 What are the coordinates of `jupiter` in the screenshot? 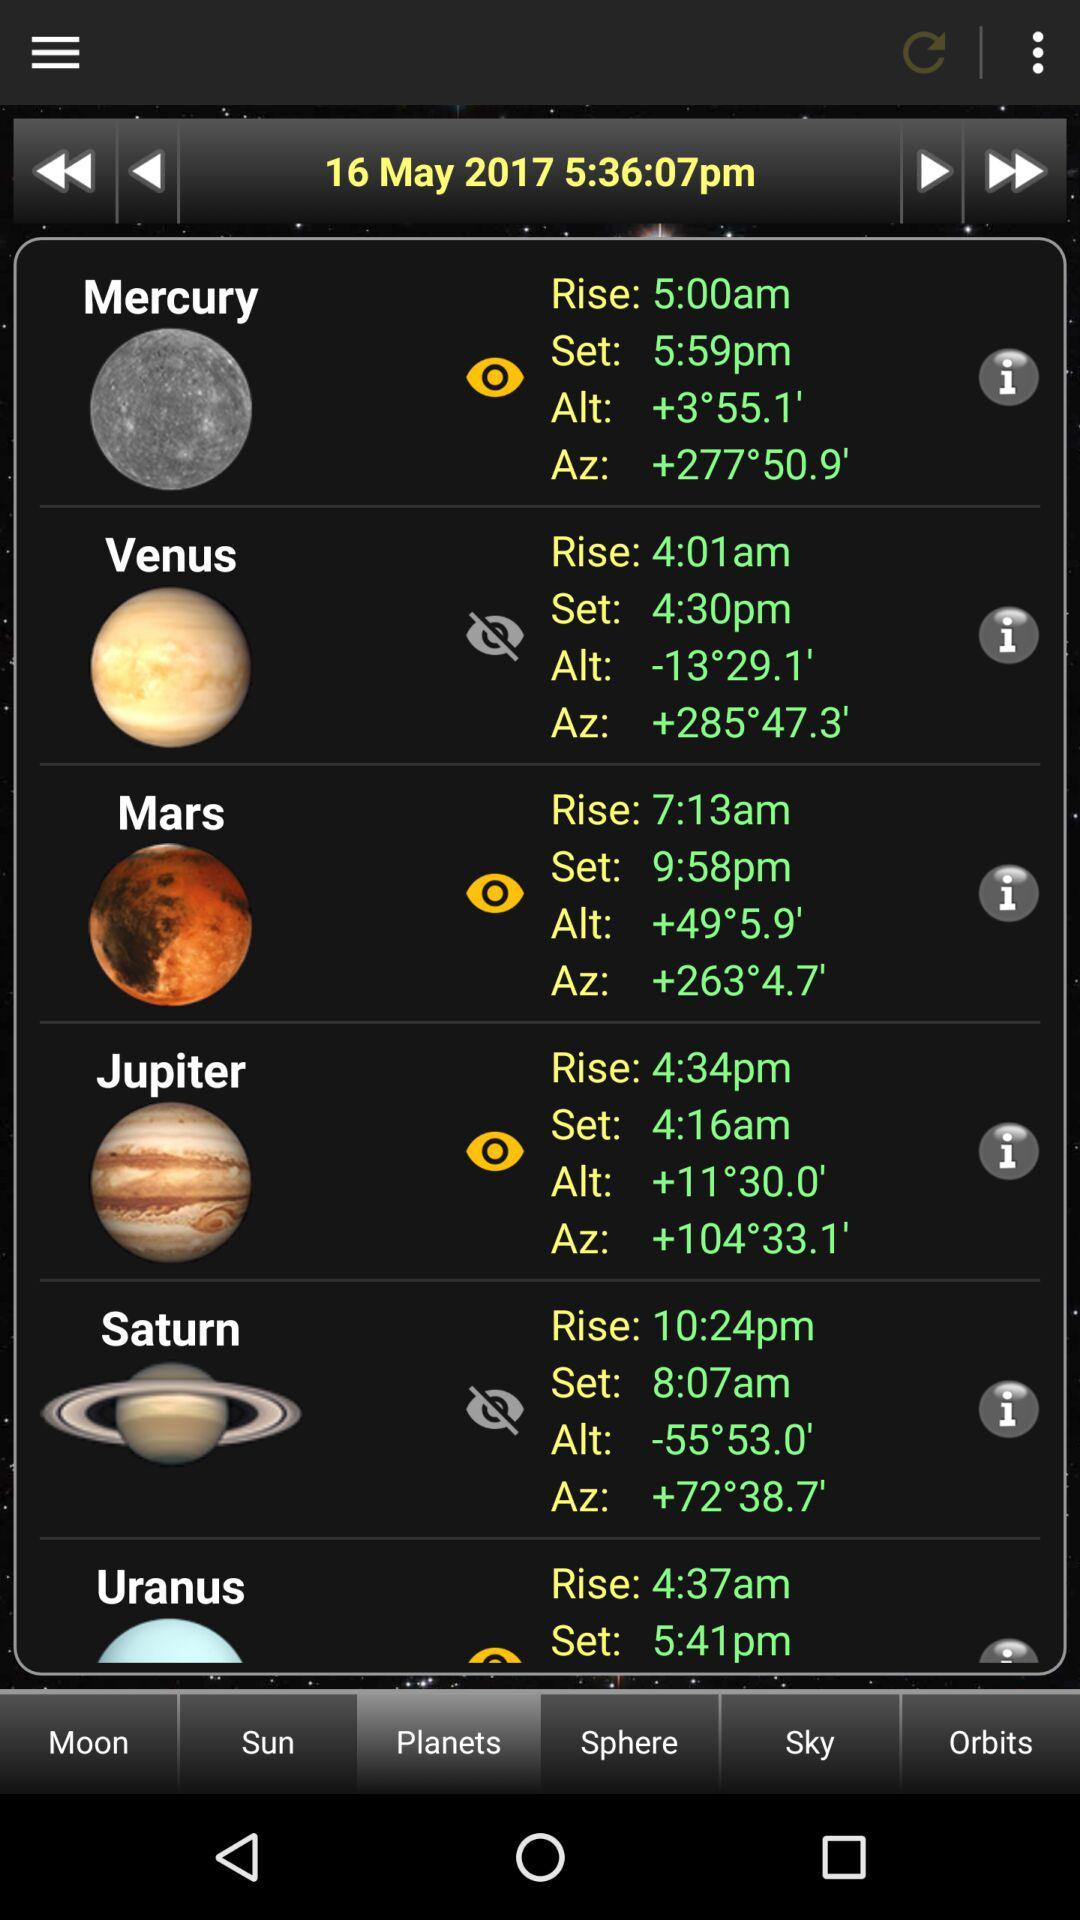 It's located at (494, 1151).